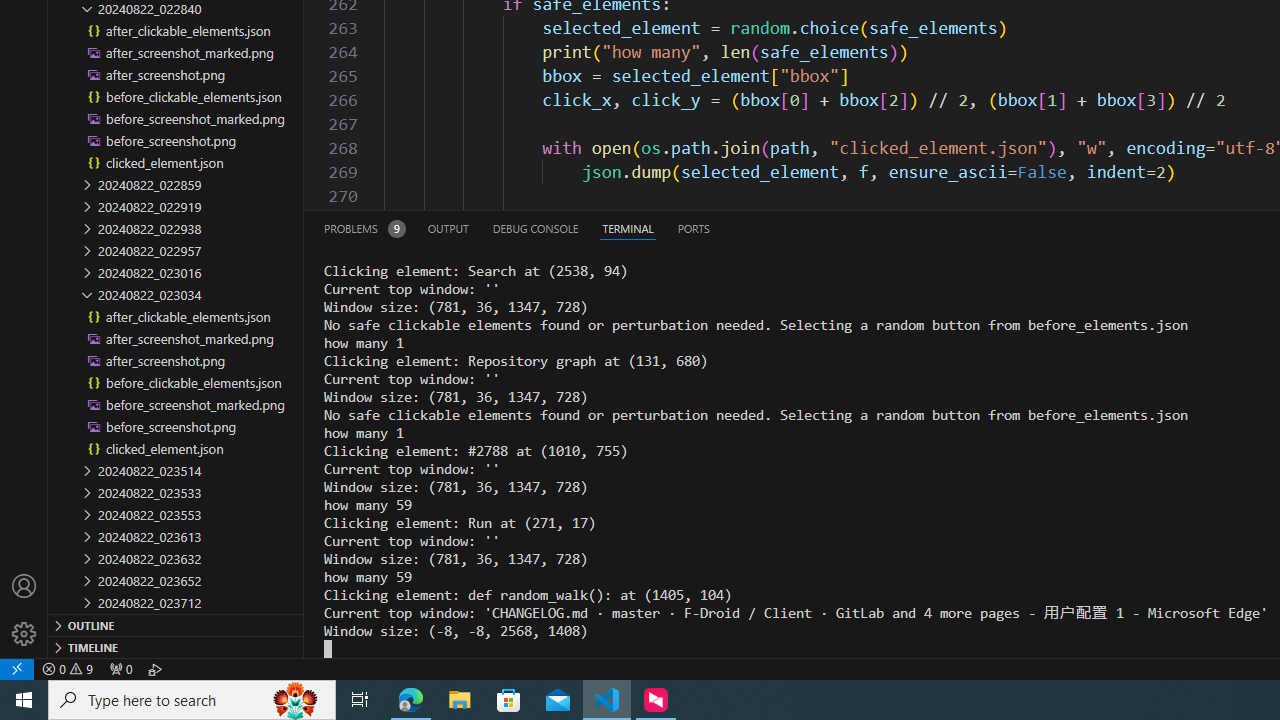 This screenshot has height=720, width=1280. I want to click on 'Problems (Ctrl+Shift+M) - Total 9 Problems', so click(364, 227).